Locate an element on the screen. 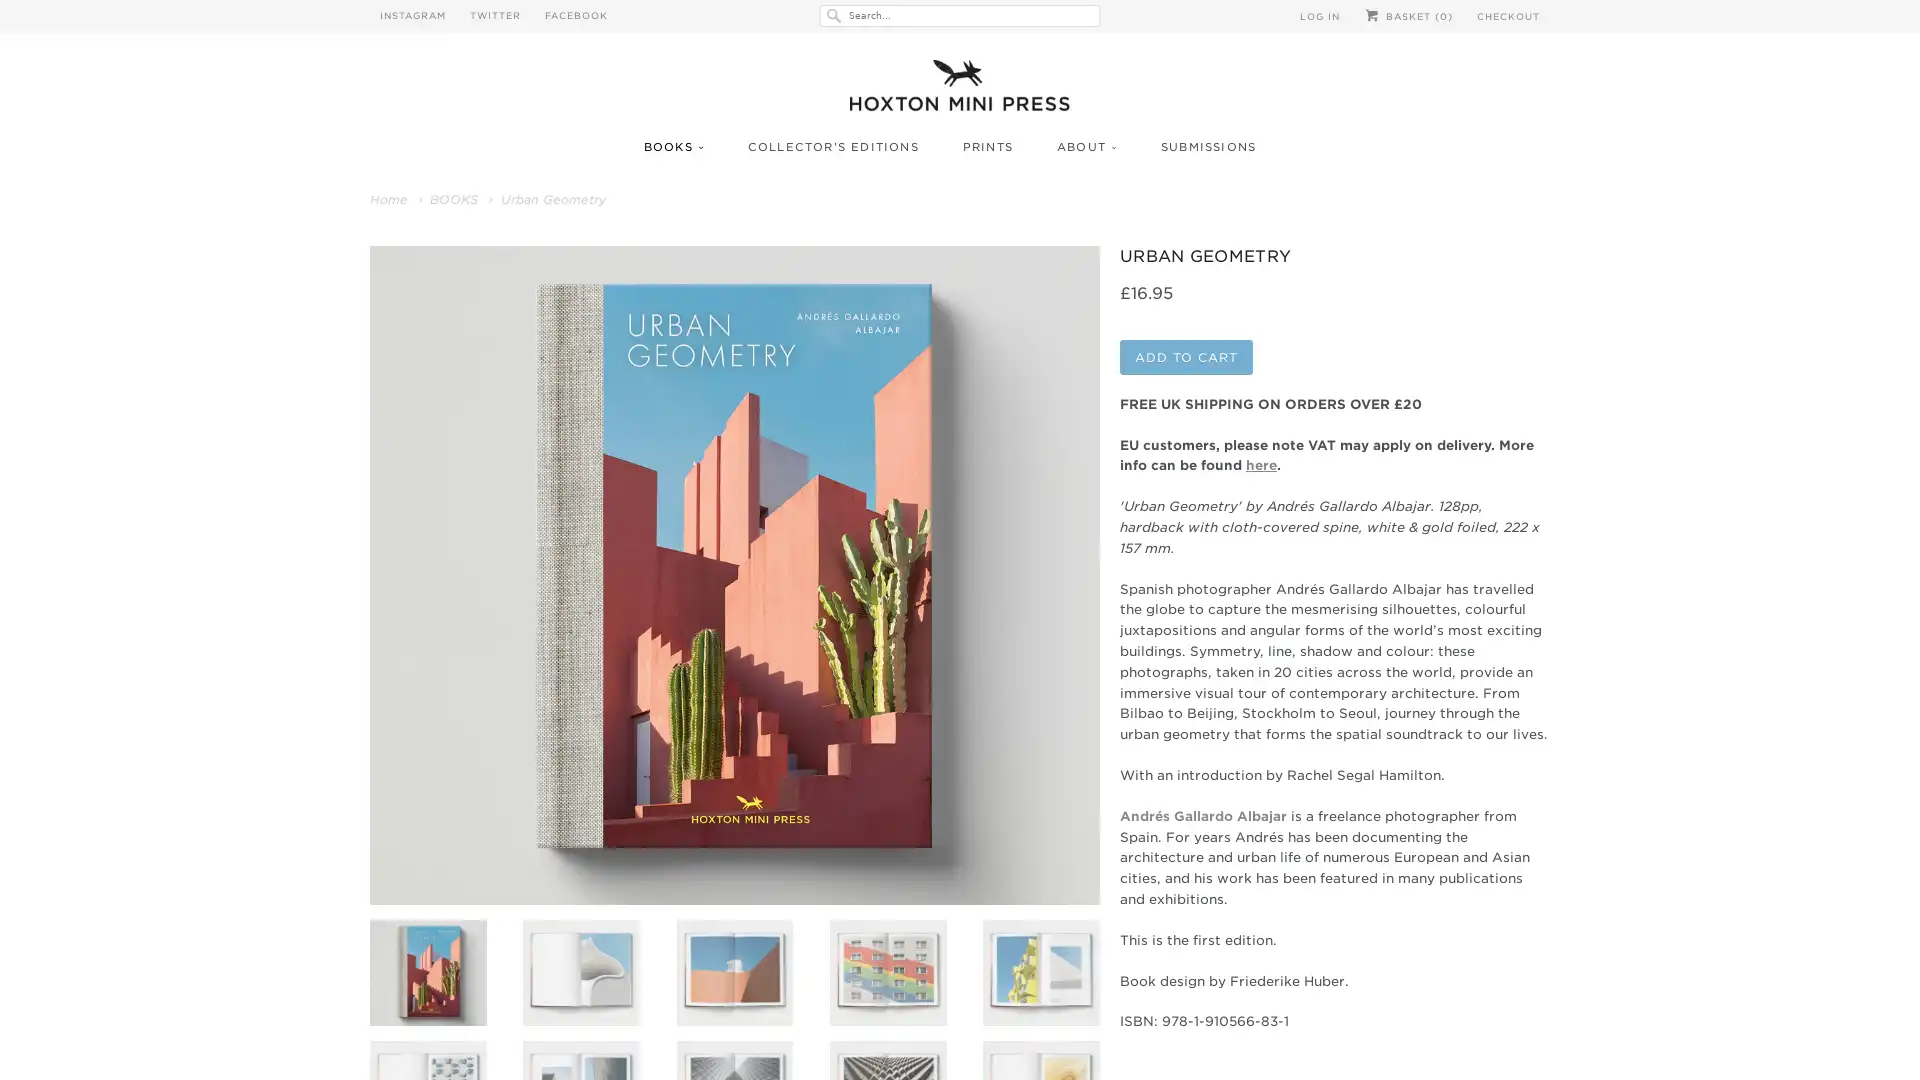 This screenshot has width=1920, height=1080. ADD TO CART is located at coordinates (1186, 381).